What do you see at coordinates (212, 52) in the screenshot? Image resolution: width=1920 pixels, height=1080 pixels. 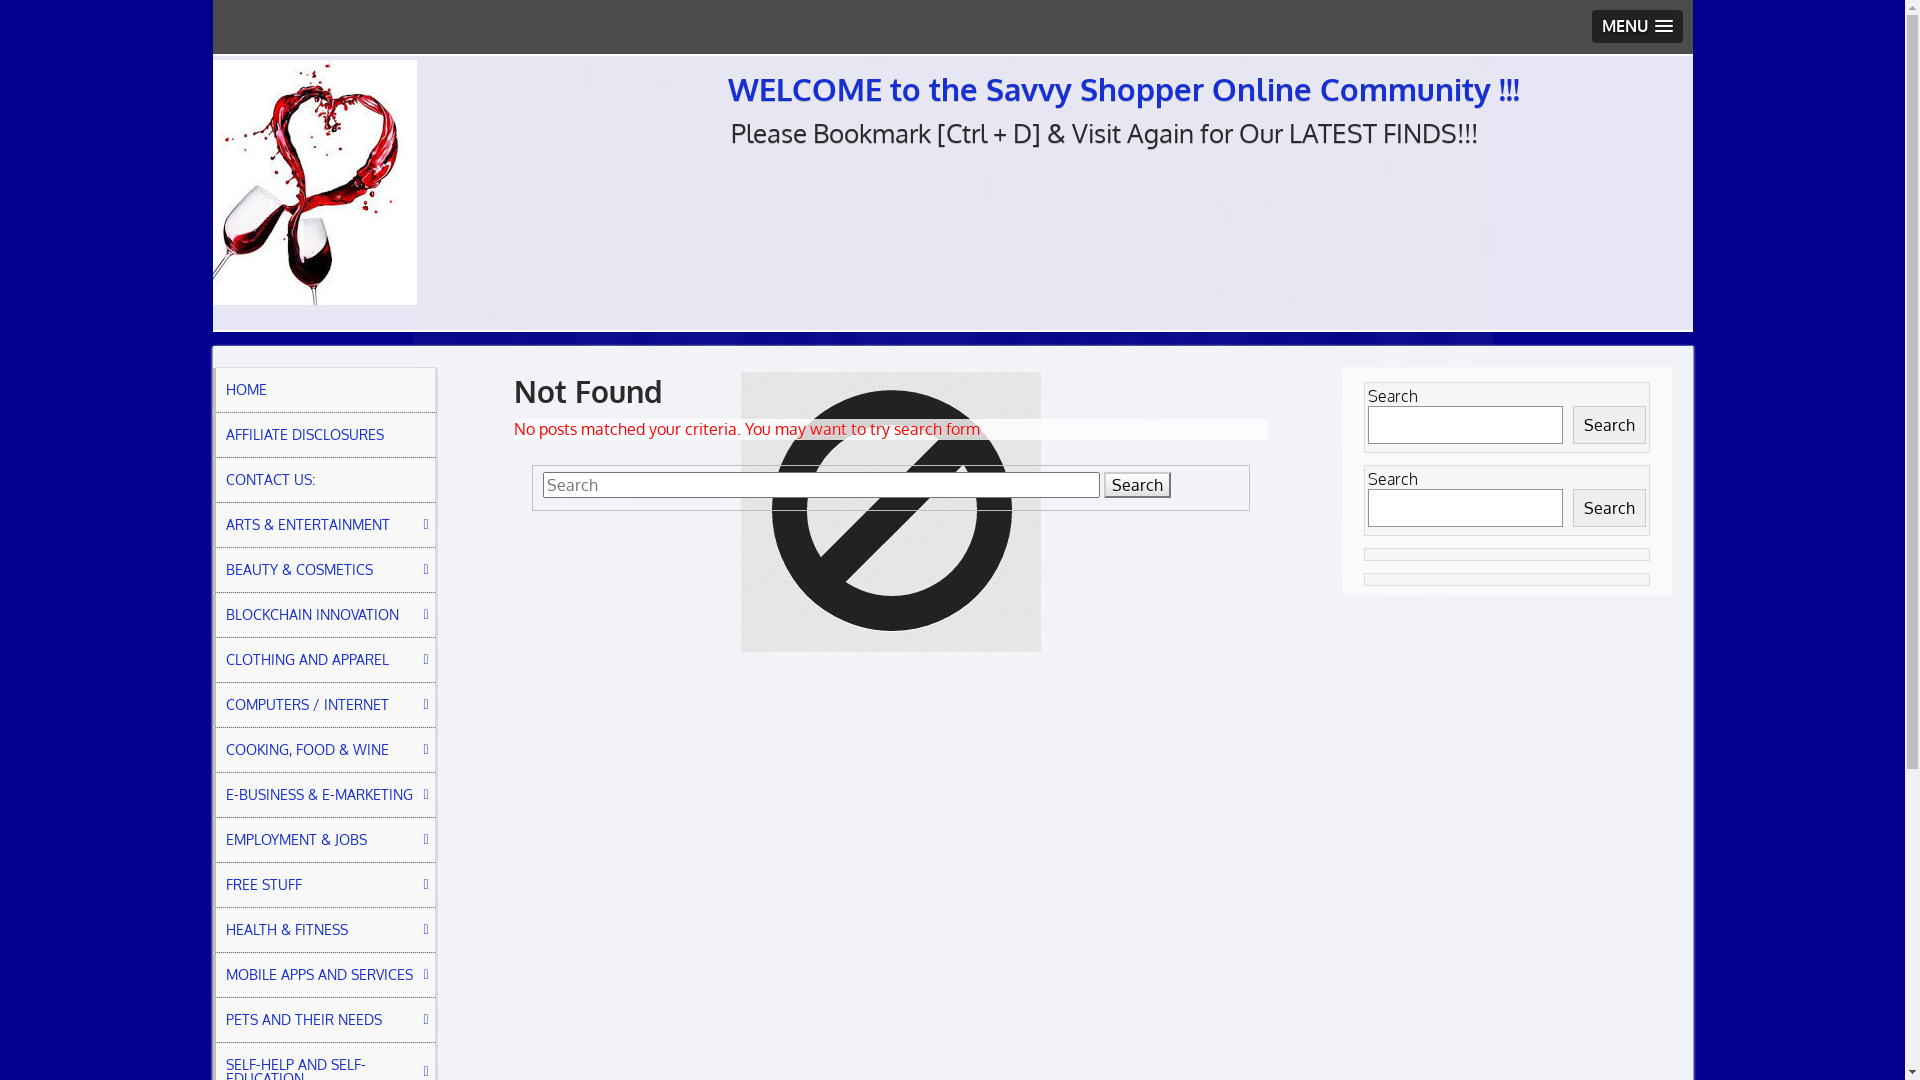 I see `'Skip to content'` at bounding box center [212, 52].